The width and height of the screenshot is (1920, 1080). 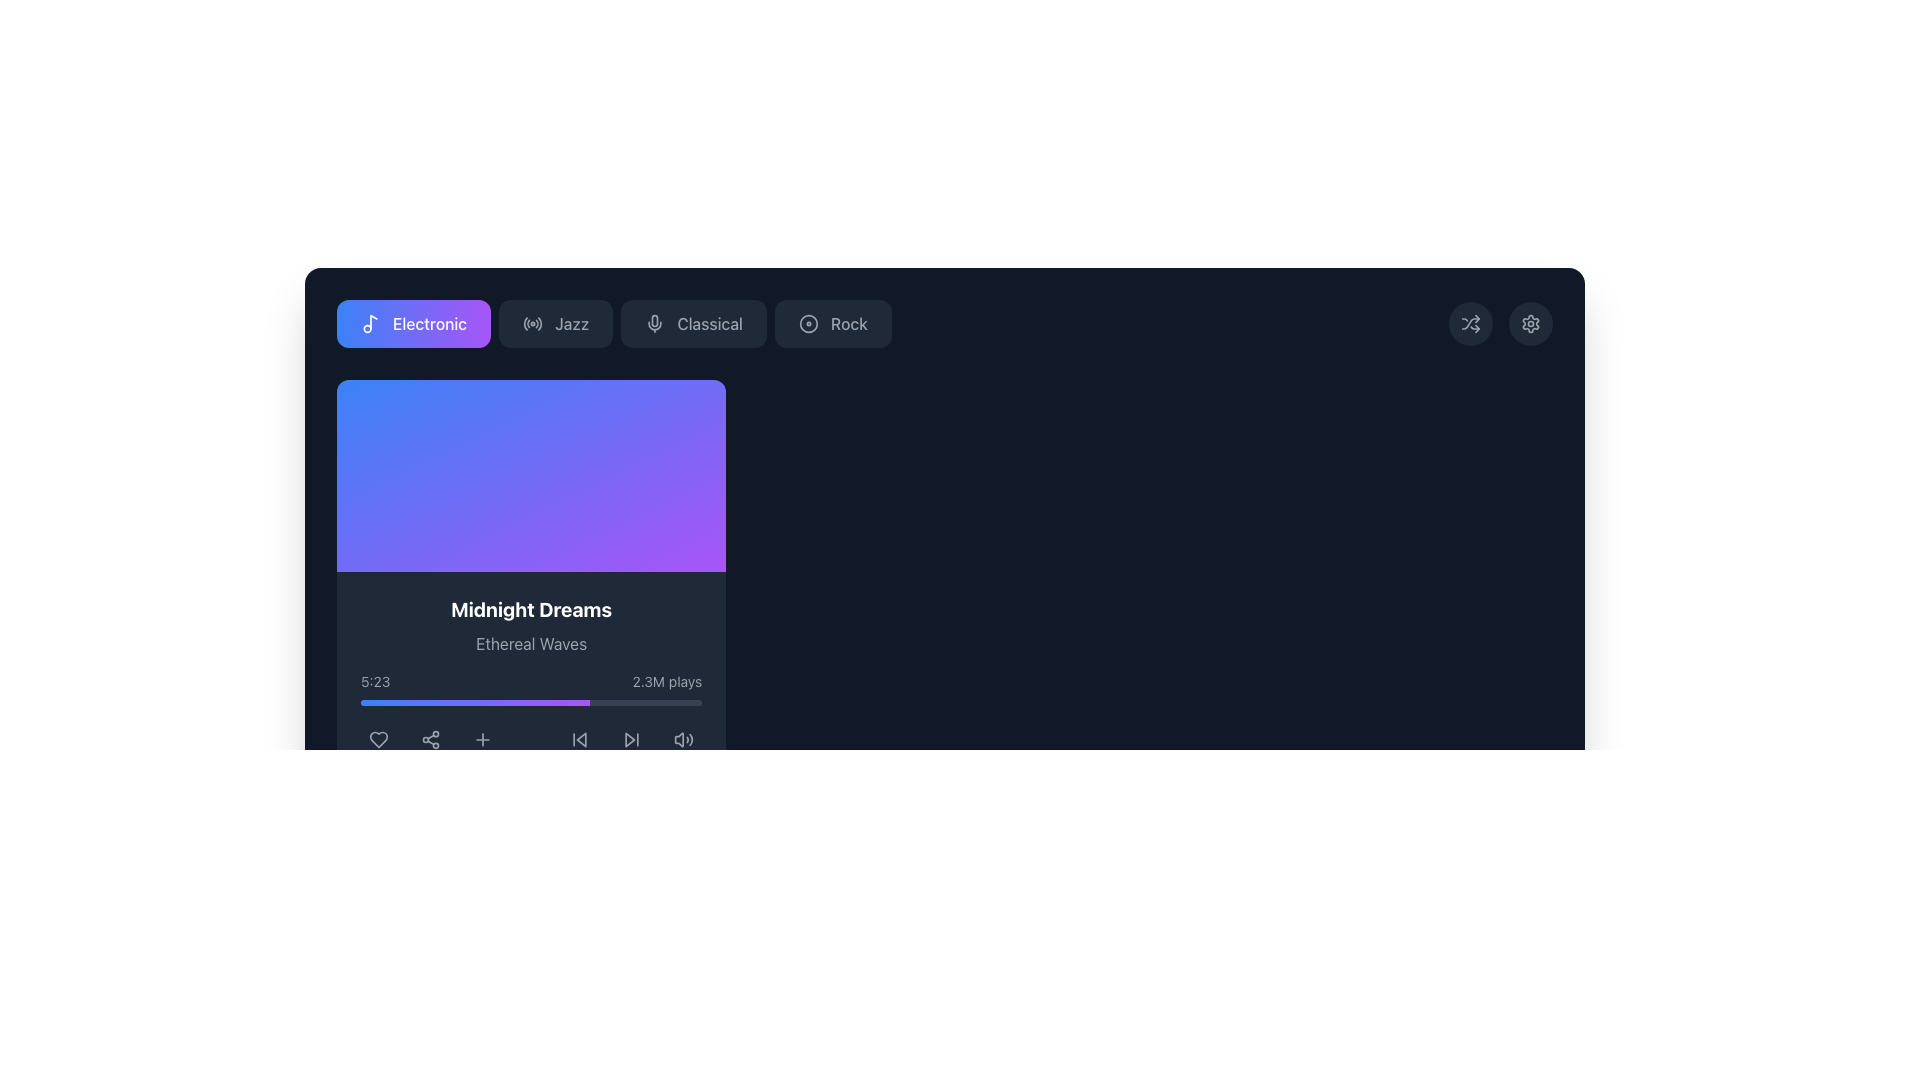 What do you see at coordinates (412, 323) in the screenshot?
I see `the category selector button for the 'Electronic' genre` at bounding box center [412, 323].